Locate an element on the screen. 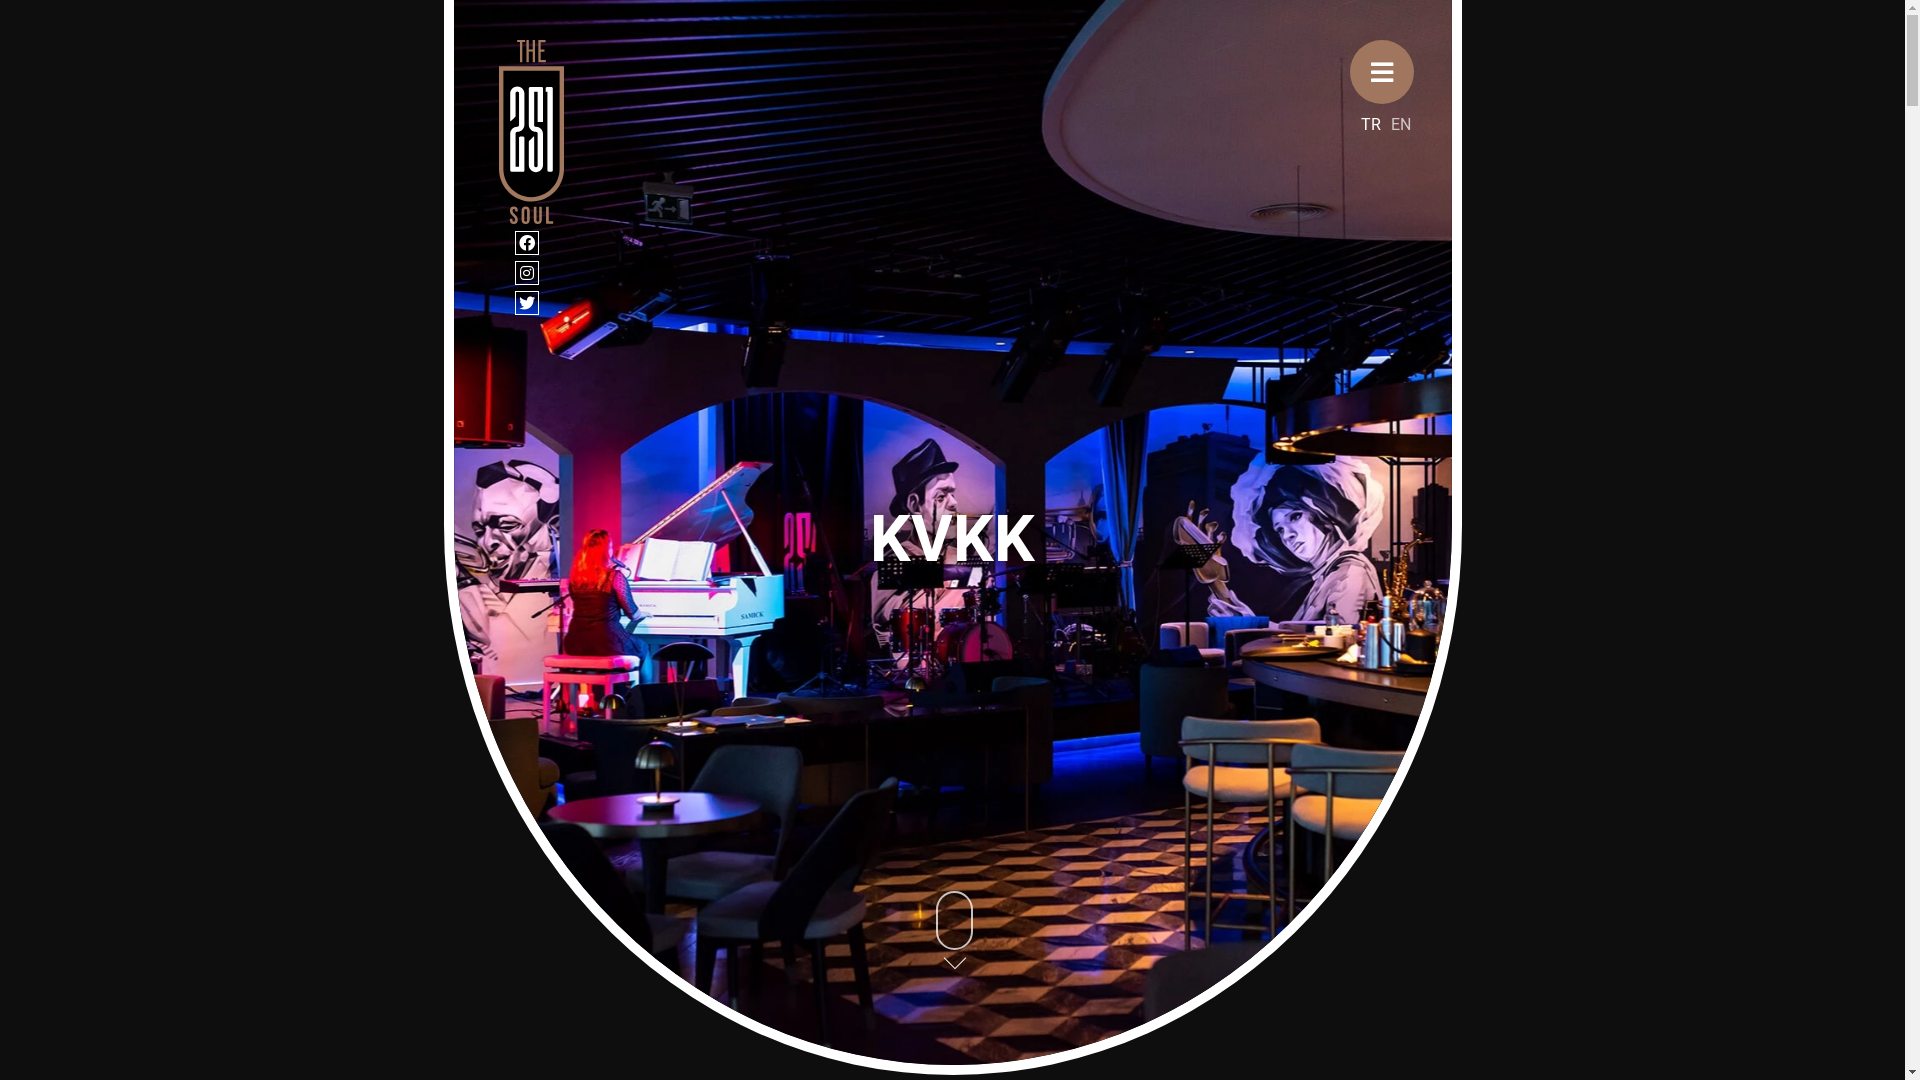  'TR' is located at coordinates (1368, 124).